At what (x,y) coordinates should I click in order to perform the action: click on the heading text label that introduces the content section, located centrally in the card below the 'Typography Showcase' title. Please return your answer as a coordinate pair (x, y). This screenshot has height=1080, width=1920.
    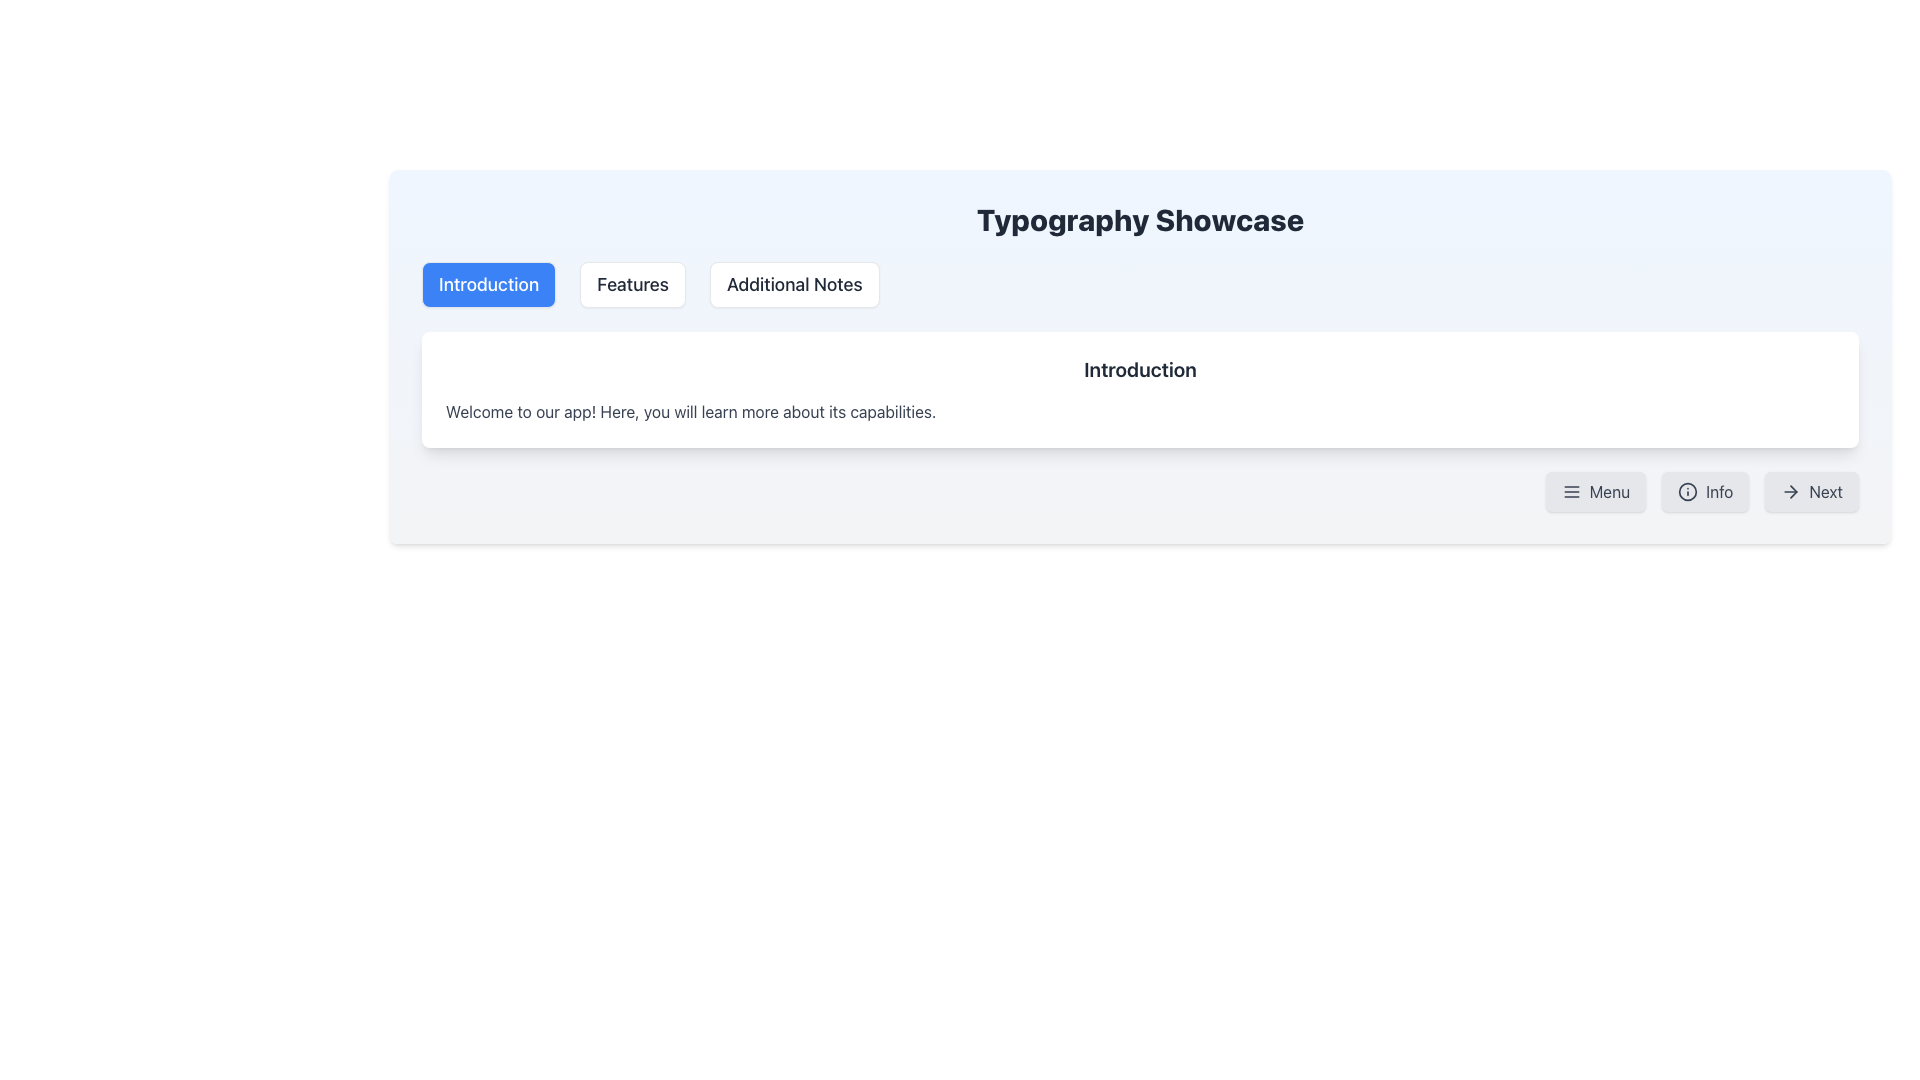
    Looking at the image, I should click on (1140, 370).